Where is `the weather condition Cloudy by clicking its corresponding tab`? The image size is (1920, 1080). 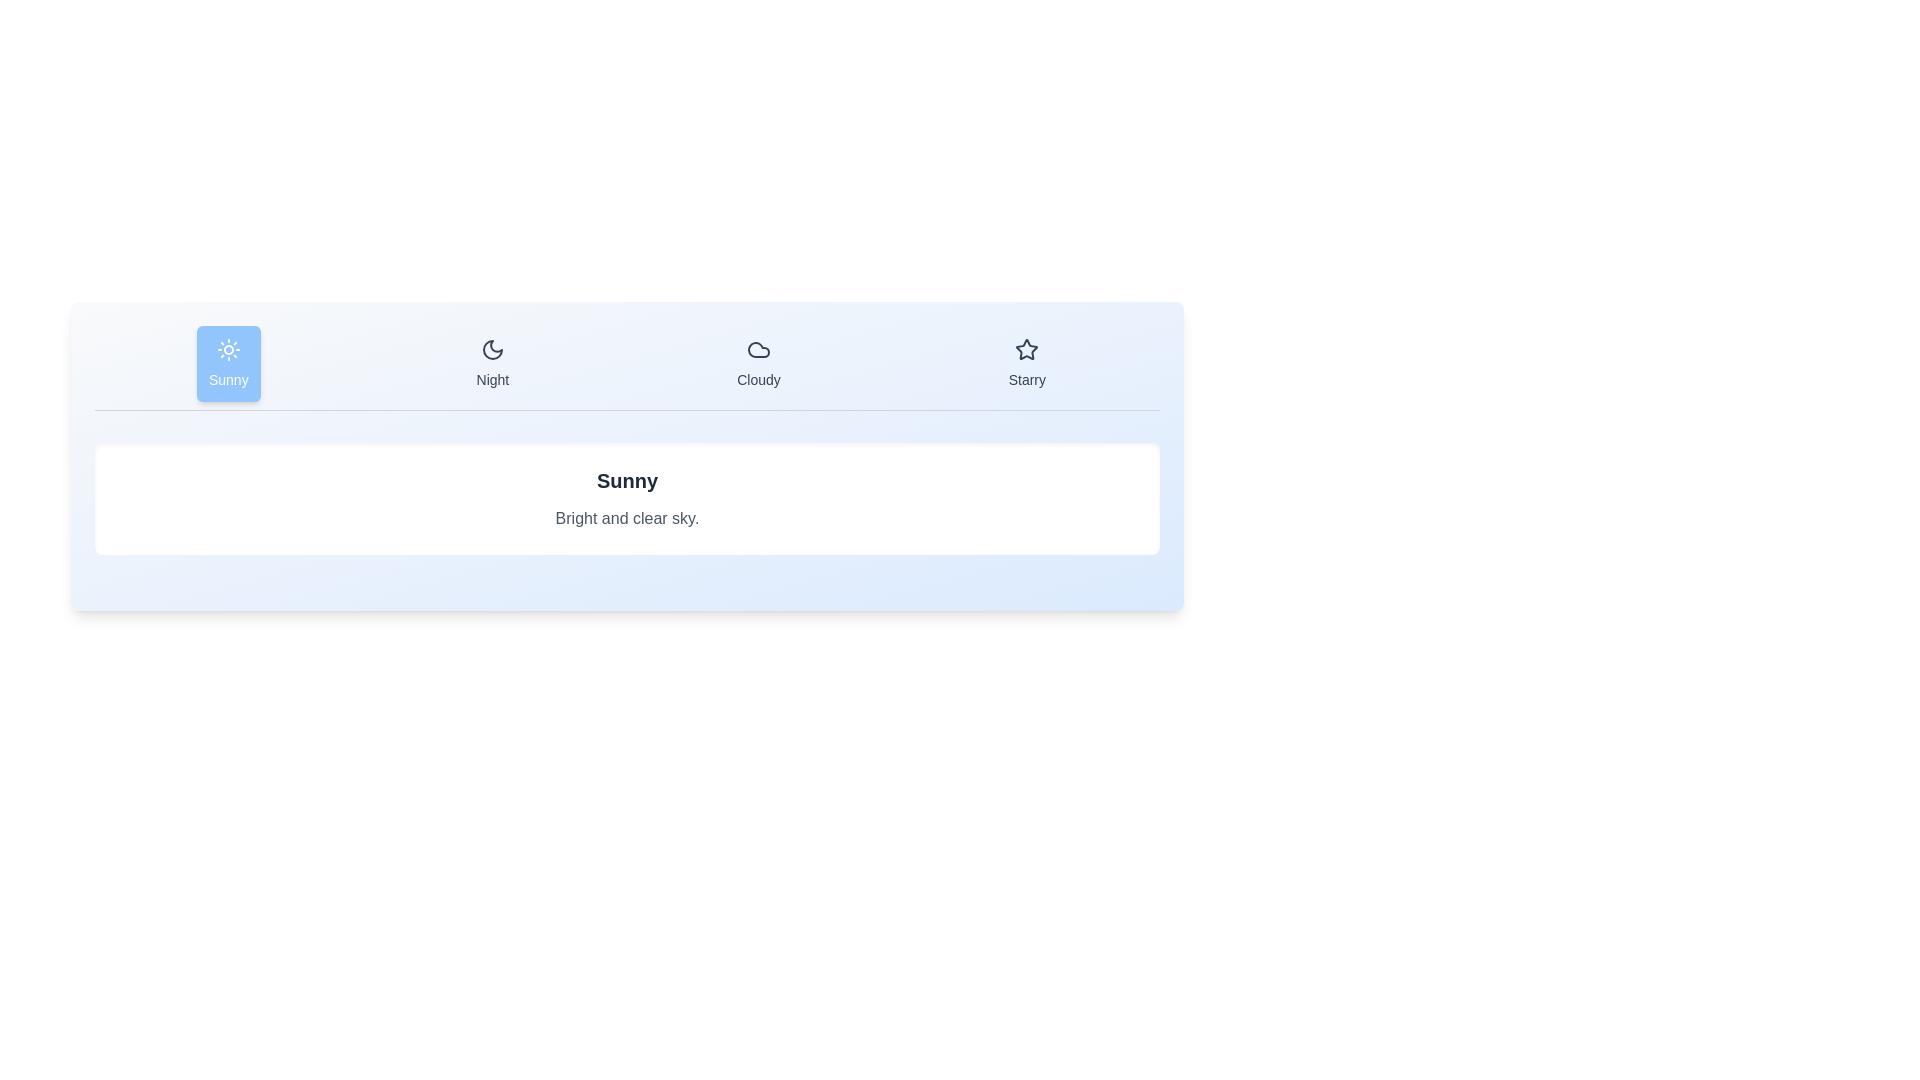 the weather condition Cloudy by clicking its corresponding tab is located at coordinates (757, 363).